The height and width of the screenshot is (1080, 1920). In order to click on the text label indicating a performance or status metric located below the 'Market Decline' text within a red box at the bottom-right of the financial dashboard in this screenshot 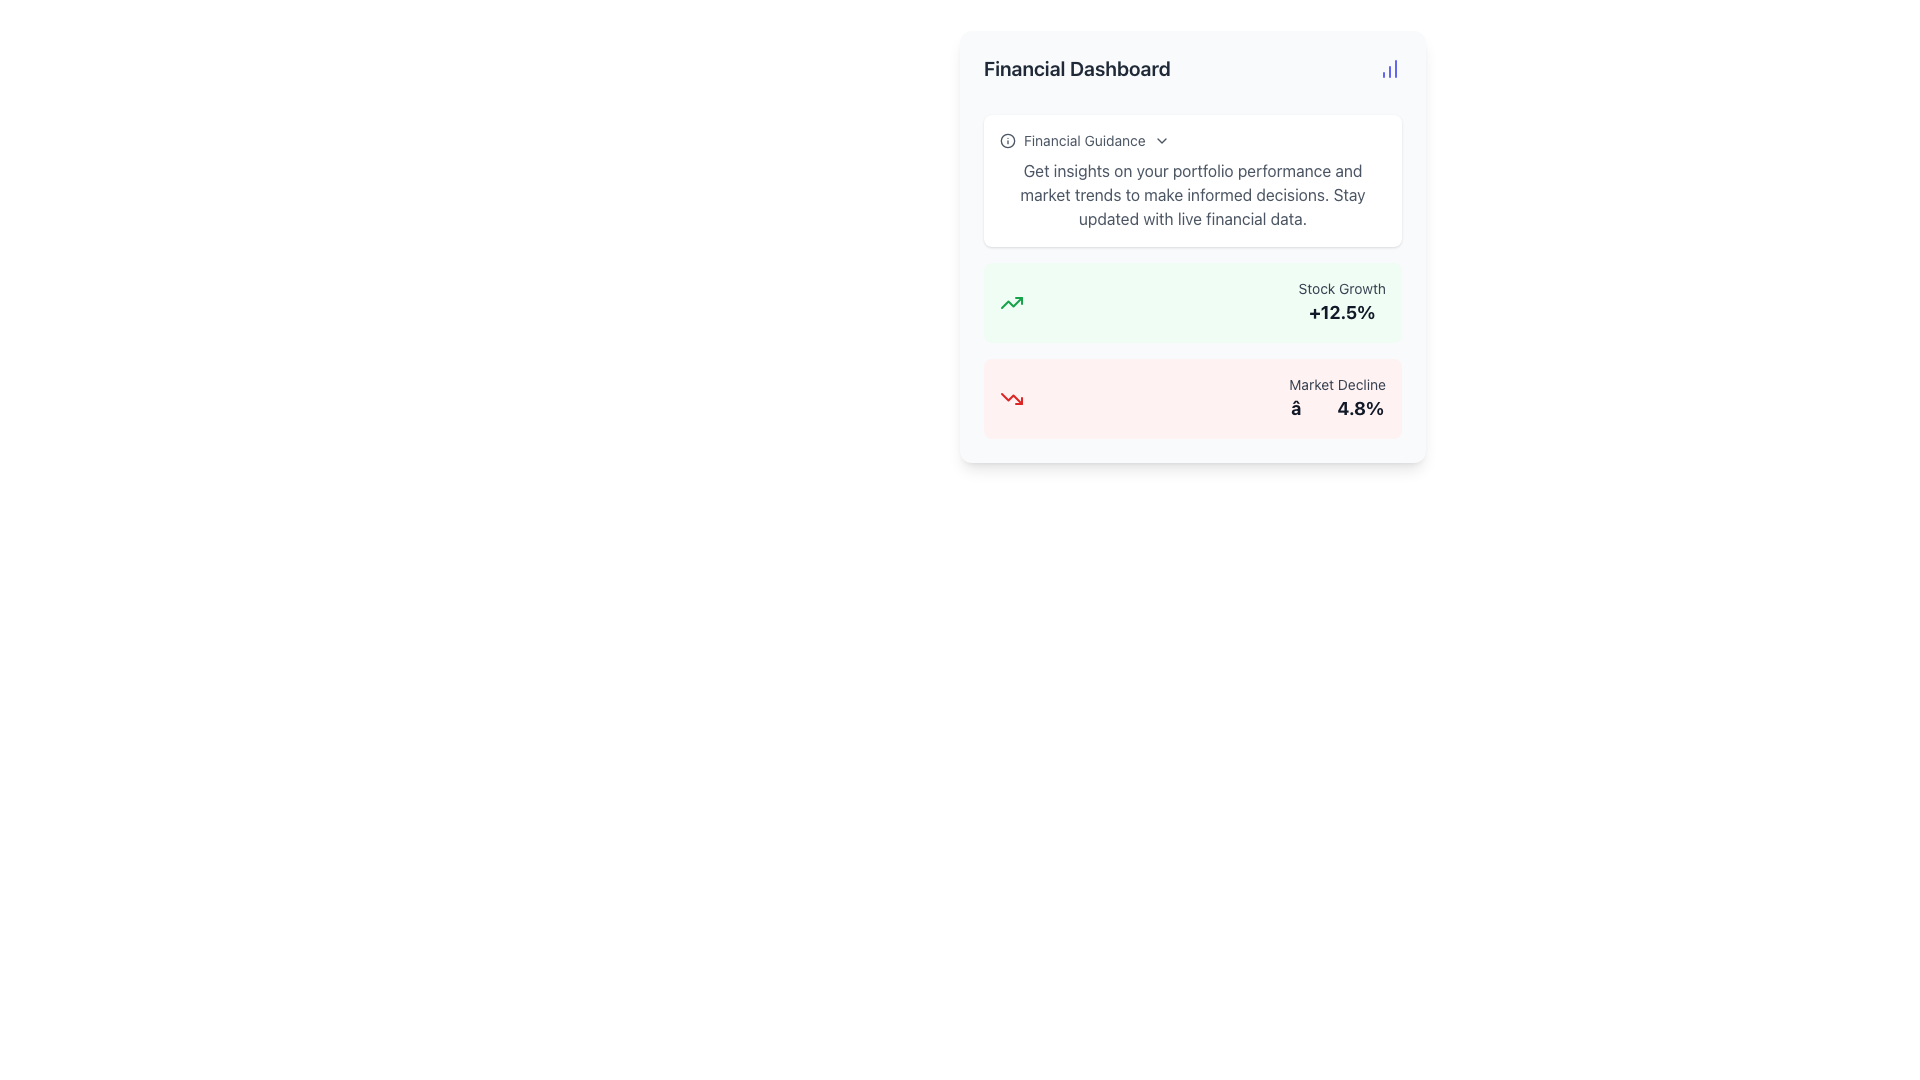, I will do `click(1337, 407)`.